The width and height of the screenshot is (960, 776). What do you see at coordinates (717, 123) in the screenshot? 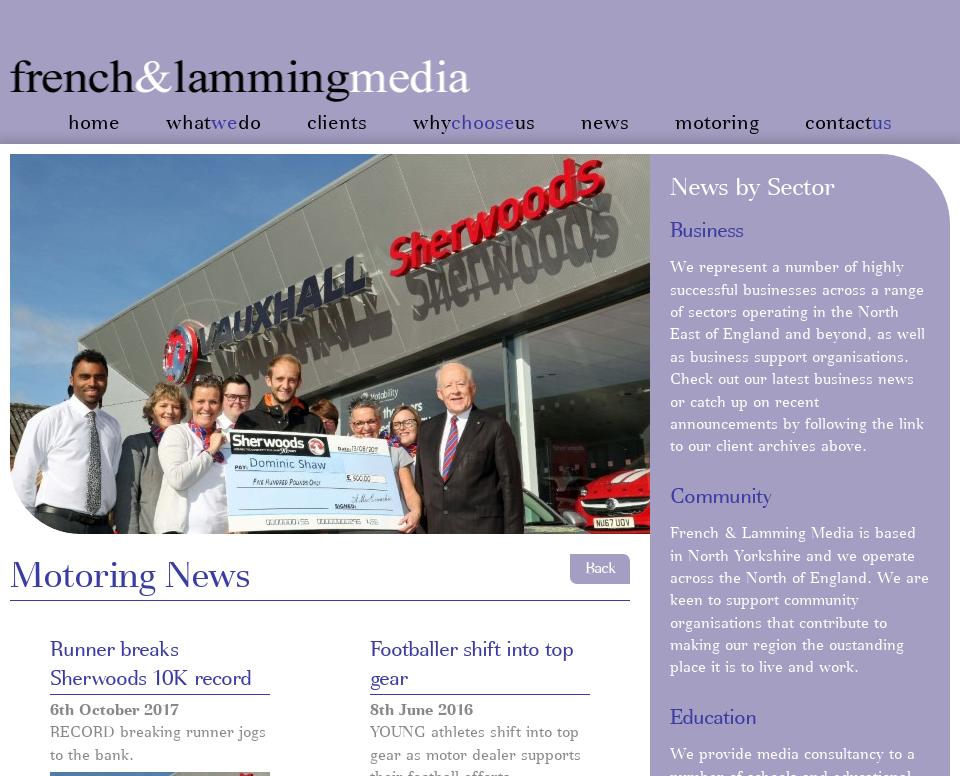
I see `'motoring'` at bounding box center [717, 123].